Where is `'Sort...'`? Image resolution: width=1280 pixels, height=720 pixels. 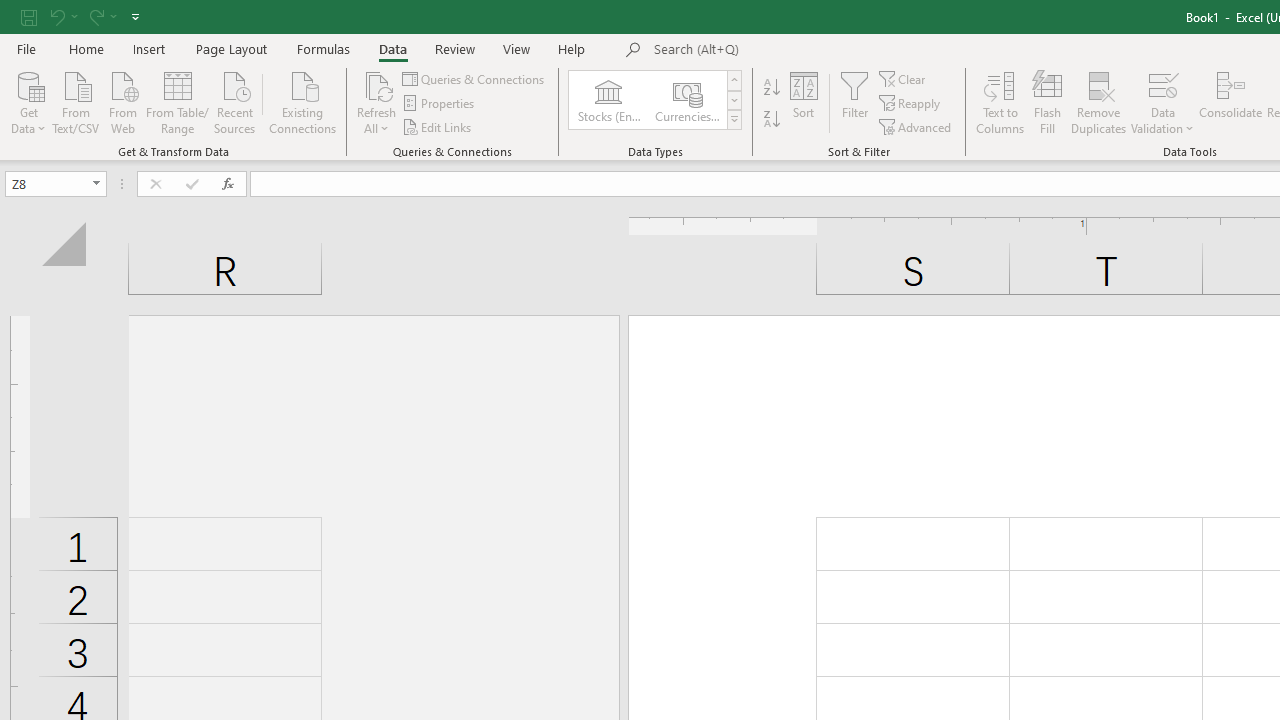
'Sort...' is located at coordinates (804, 103).